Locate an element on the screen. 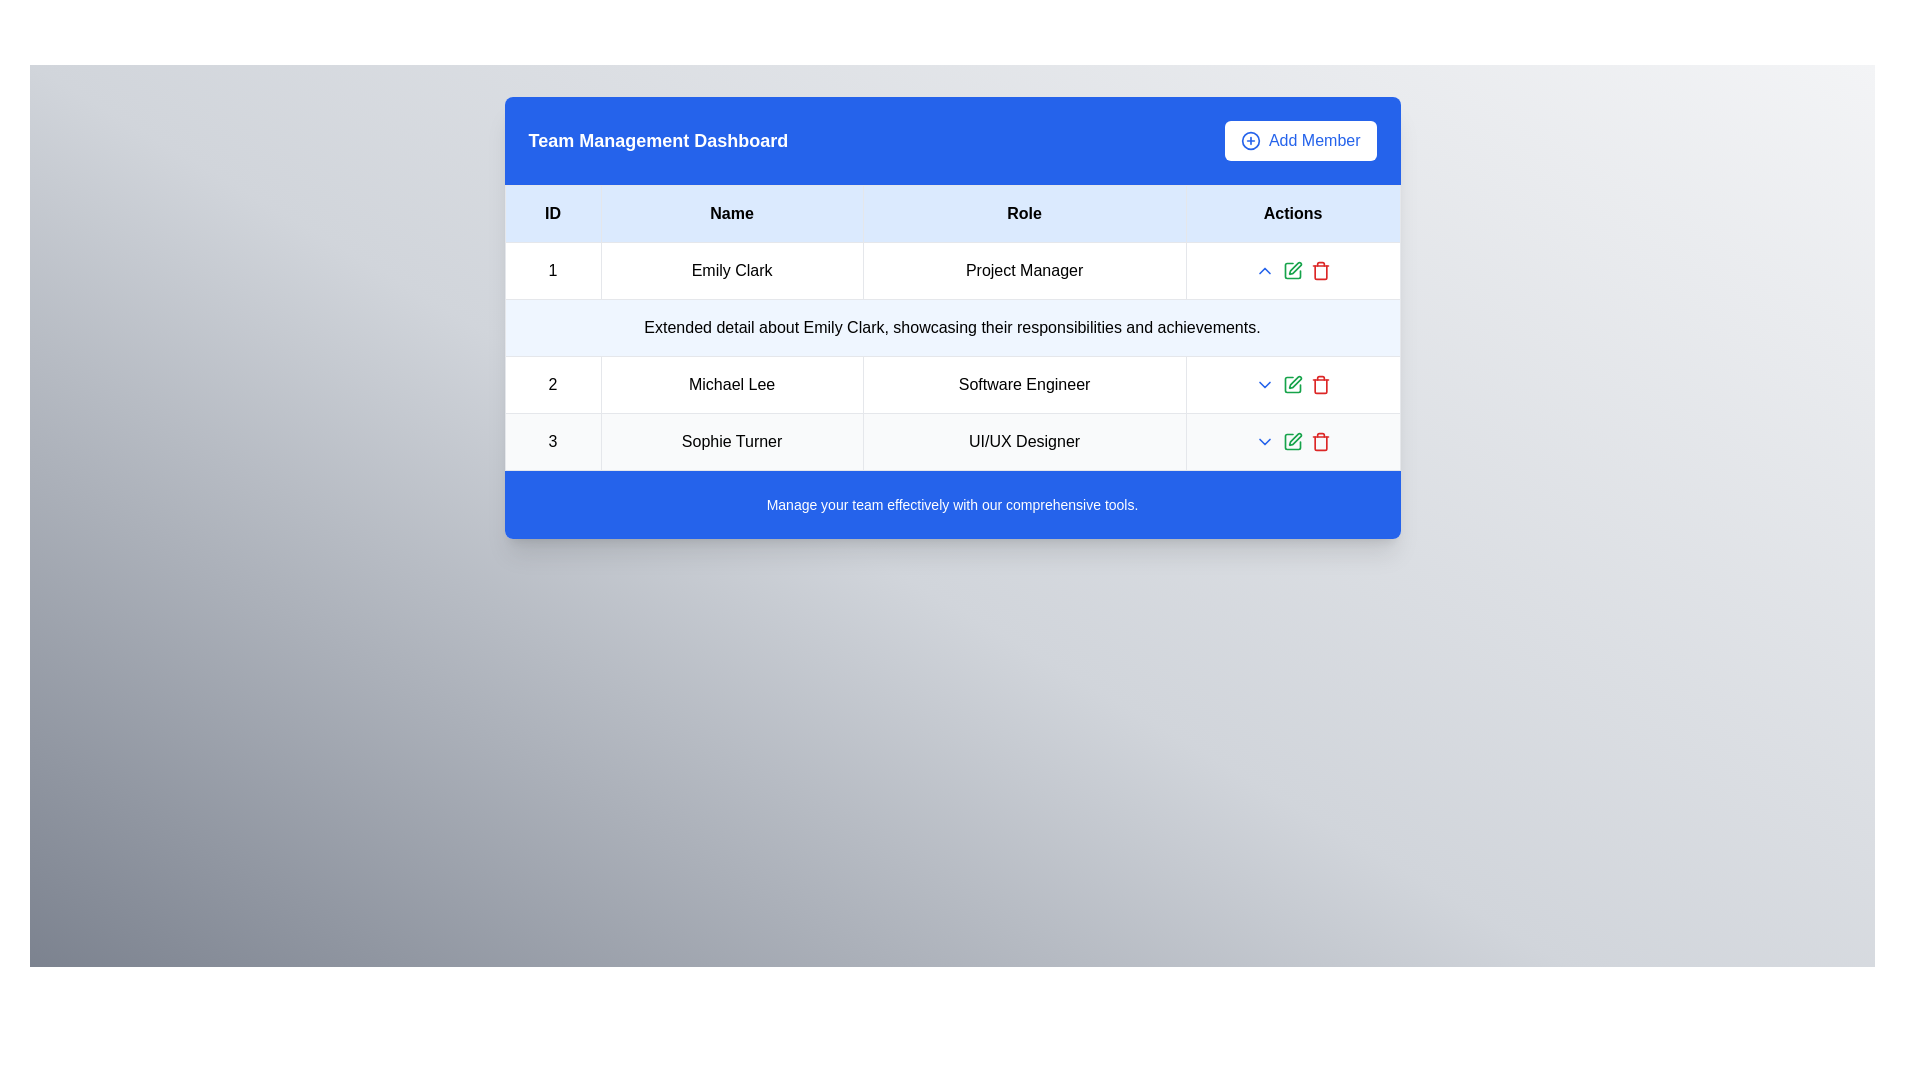  the SVG icon representing a functional button located in the 'Actions' column, which is situated to the left of the trash icon is located at coordinates (1293, 385).